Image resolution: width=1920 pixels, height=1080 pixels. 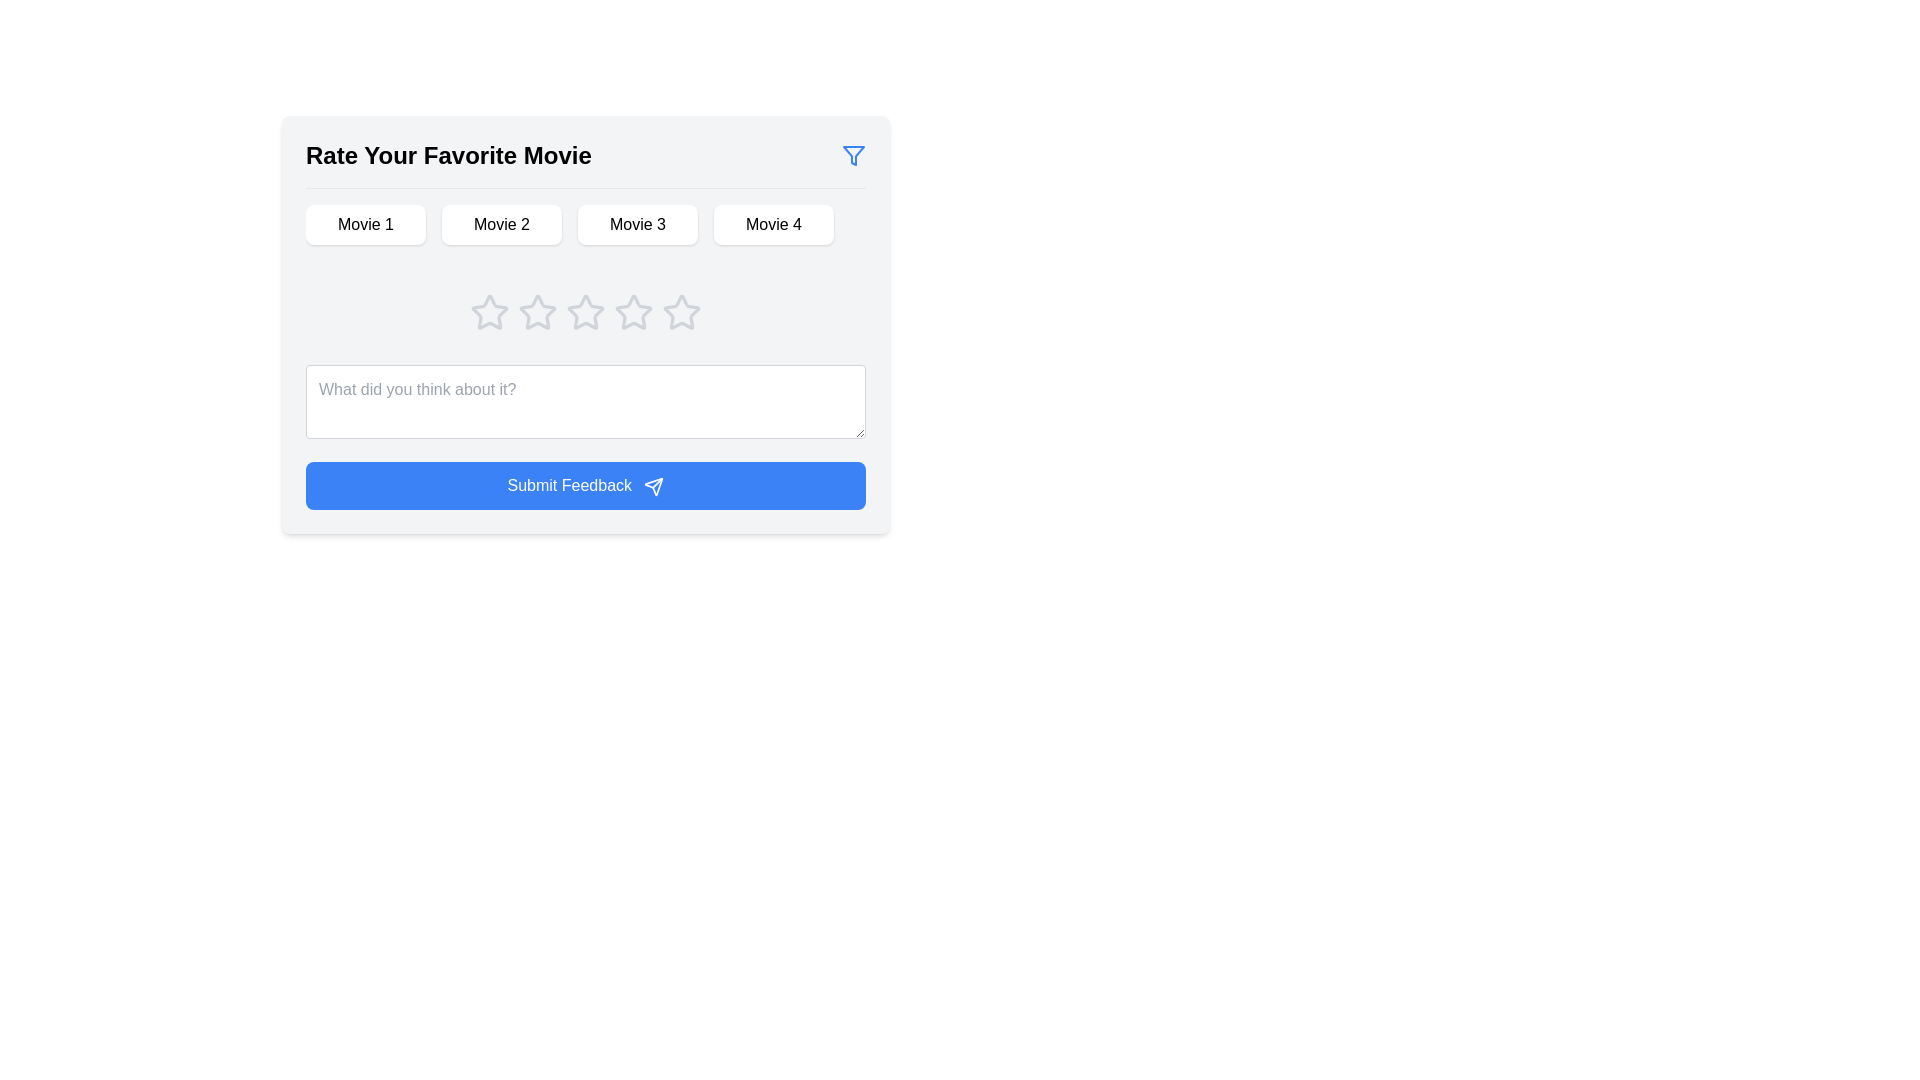 What do you see at coordinates (584, 231) in the screenshot?
I see `the movie block in the list of selectable items containing titles like 'Movie 1', 'Movie 2', 'Movie 3', and 'Movie 4'` at bounding box center [584, 231].